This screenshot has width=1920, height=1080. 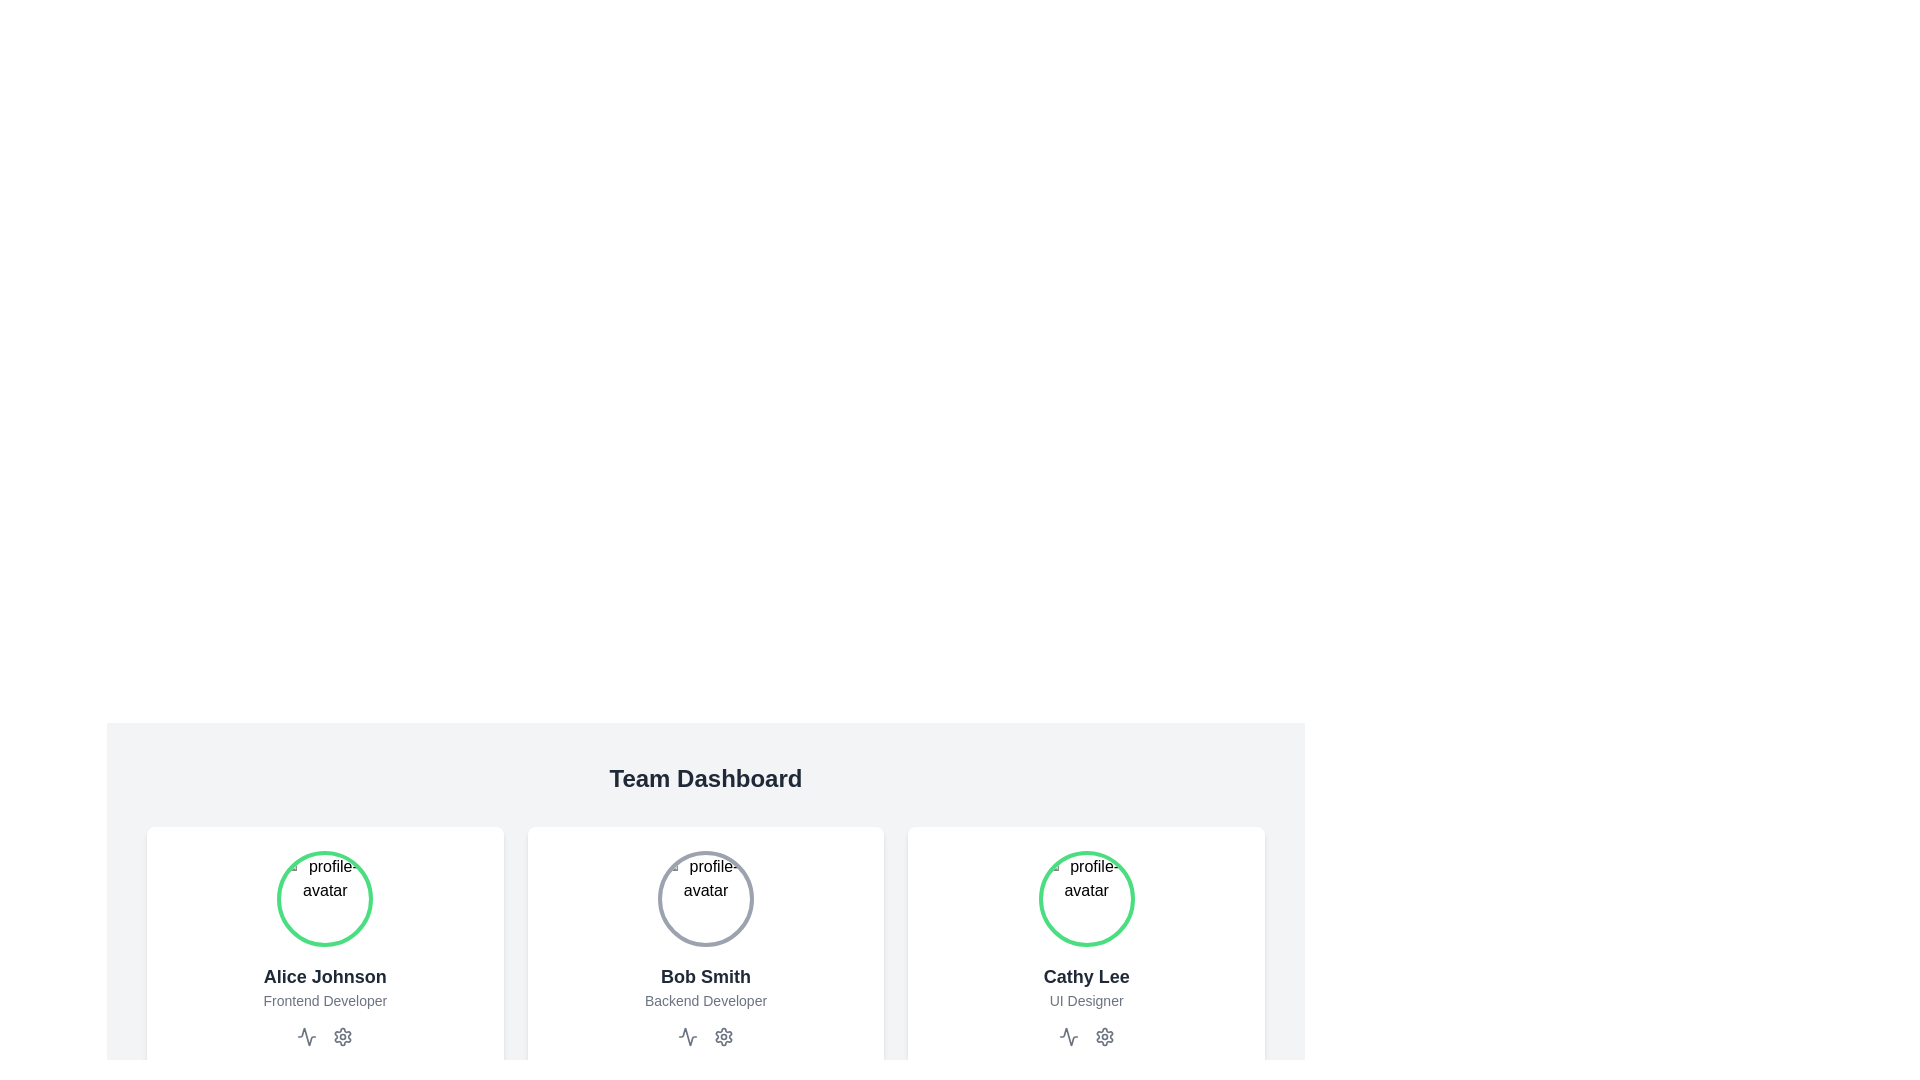 What do you see at coordinates (325, 1001) in the screenshot?
I see `the text label describing the job title of Alice Johnson, located centrally below the profile avatar in the Team Dashboard` at bounding box center [325, 1001].